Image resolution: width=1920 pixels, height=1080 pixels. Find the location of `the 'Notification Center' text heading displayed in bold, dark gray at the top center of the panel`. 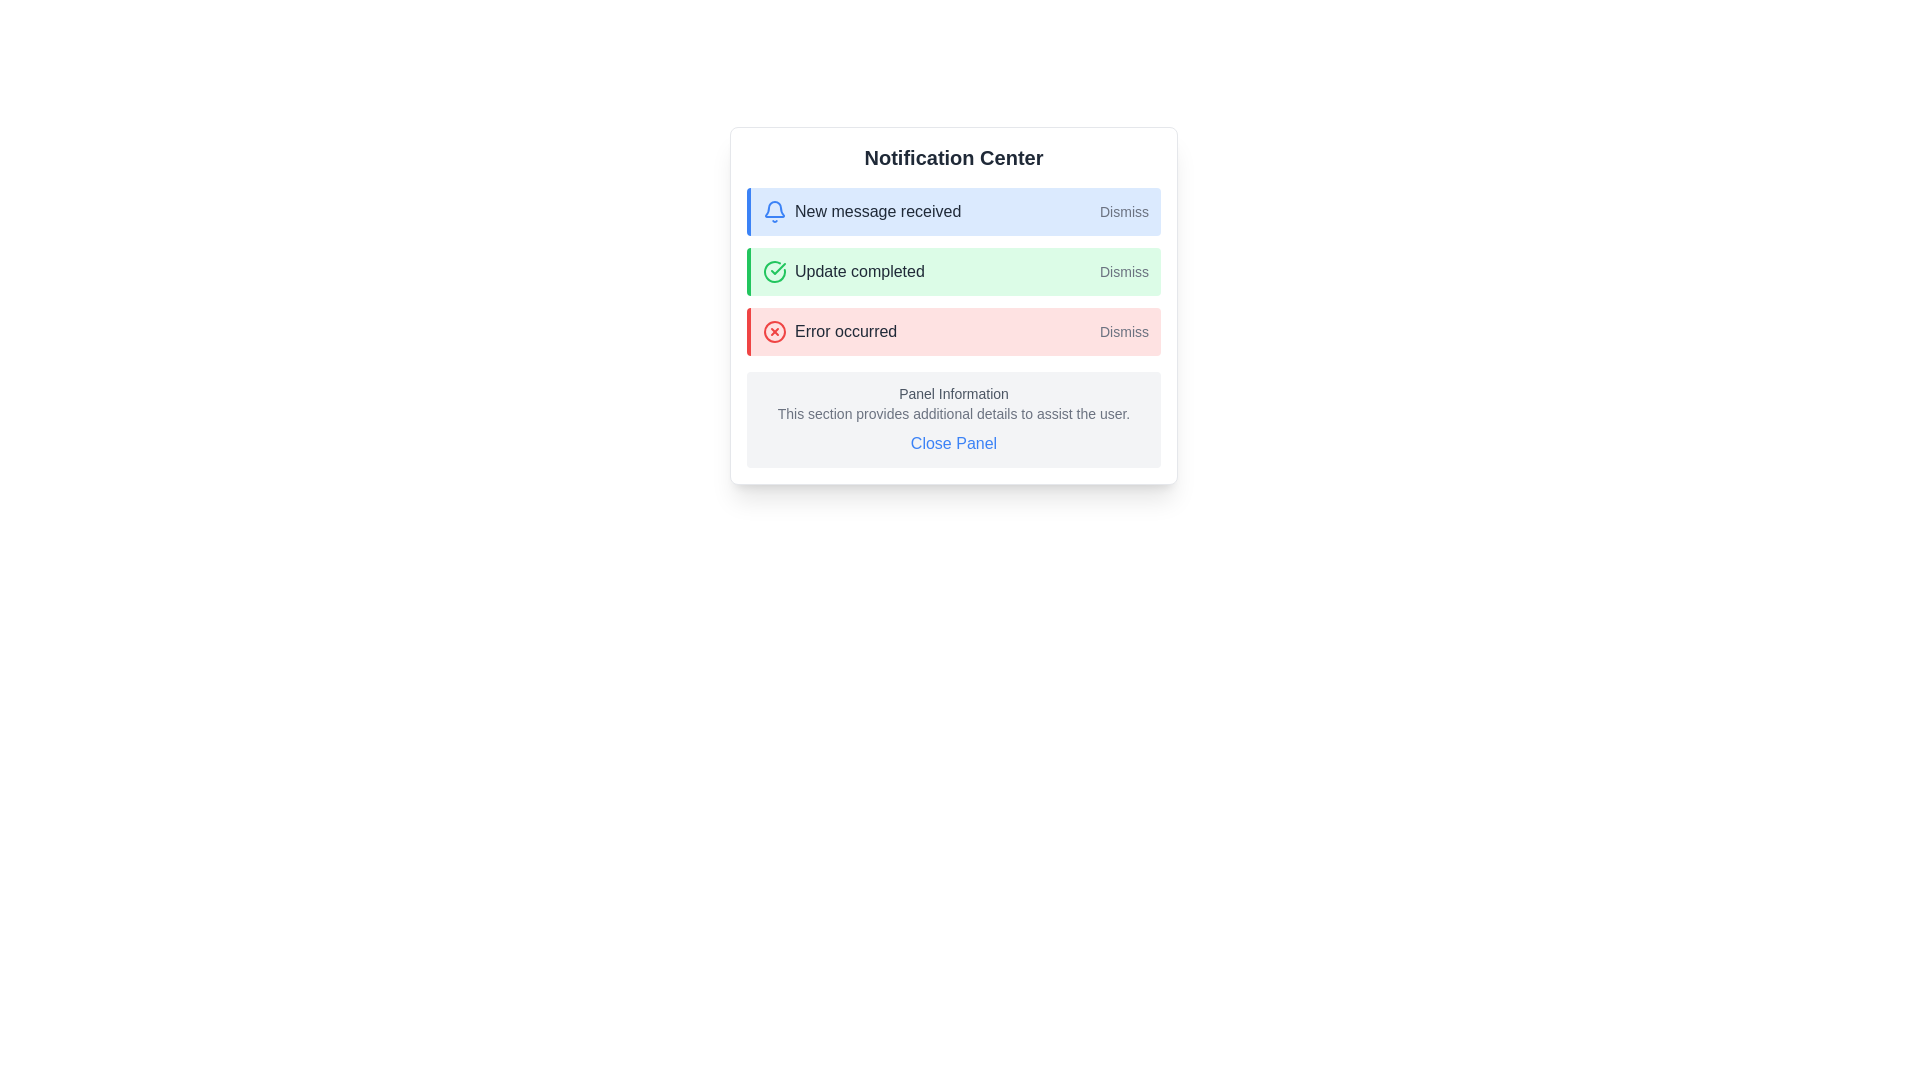

the 'Notification Center' text heading displayed in bold, dark gray at the top center of the panel is located at coordinates (953, 157).